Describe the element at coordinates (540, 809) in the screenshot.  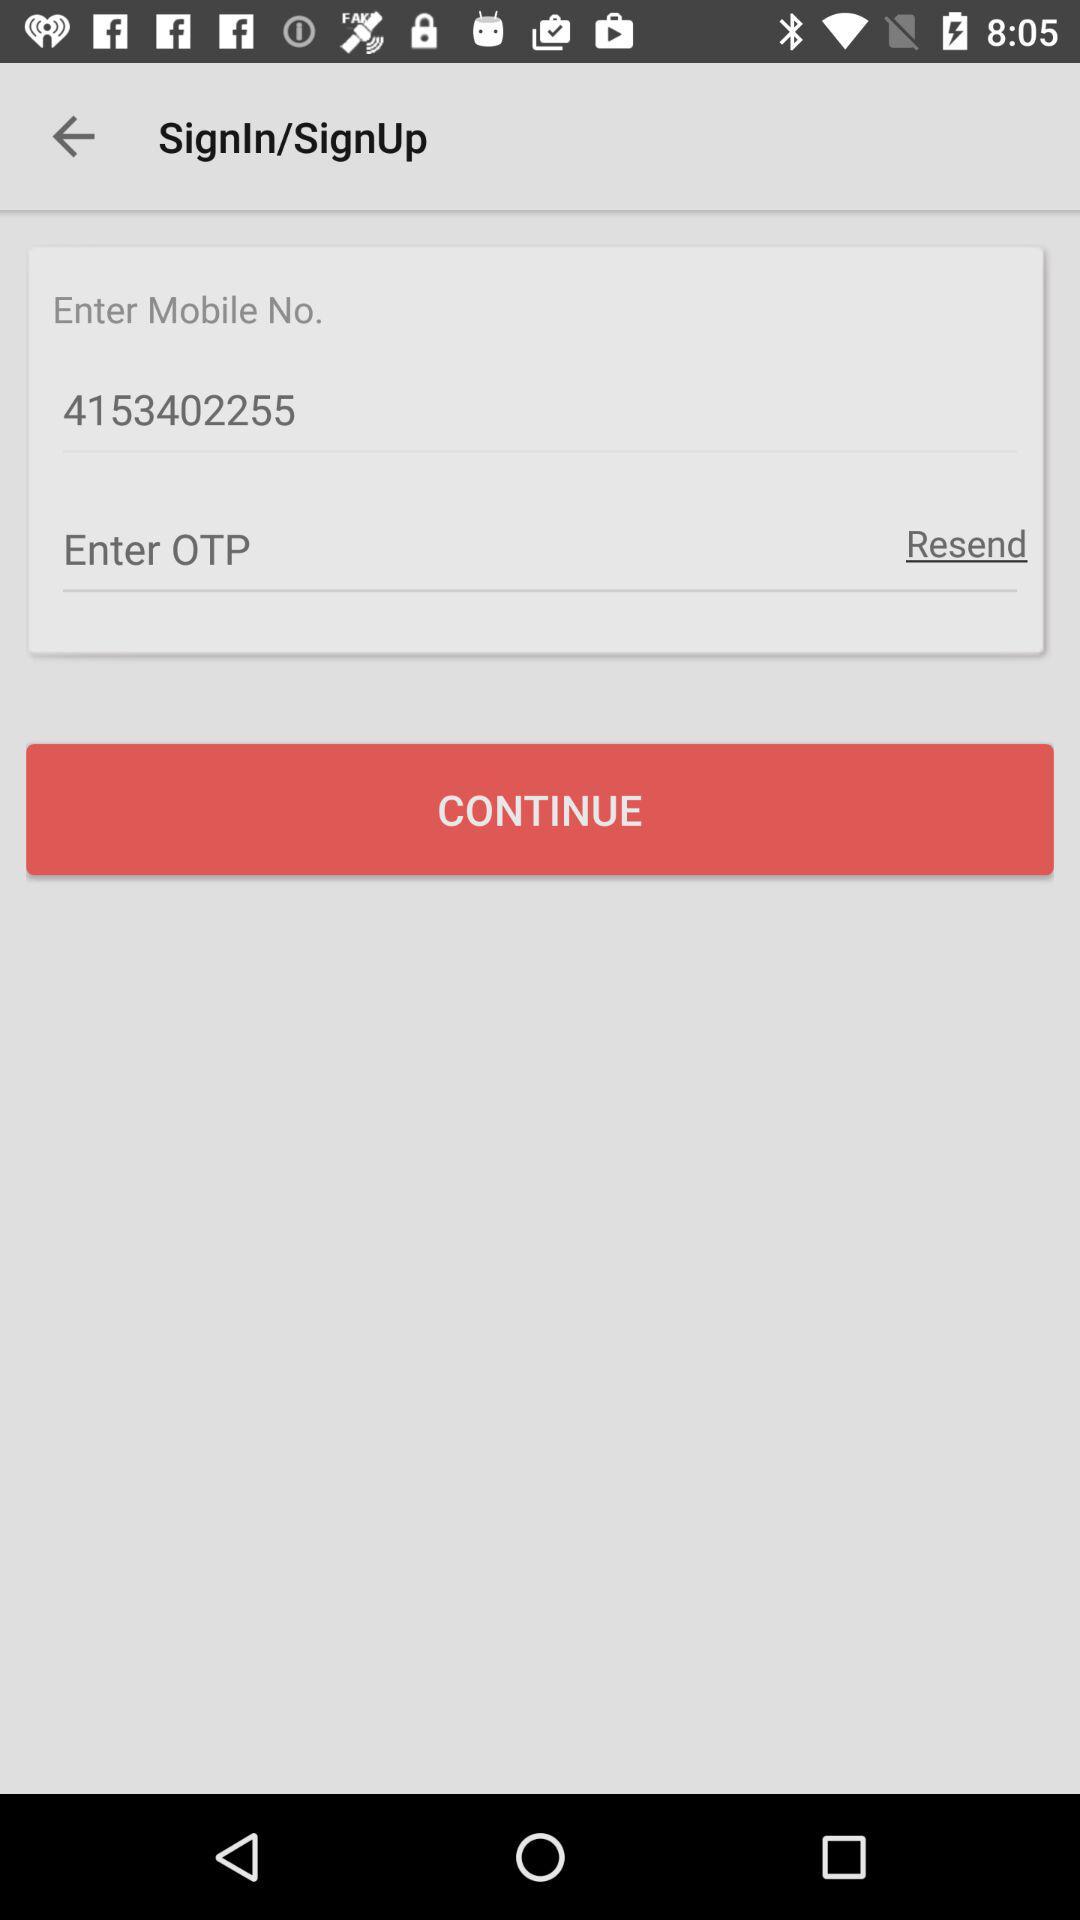
I see `icon at the center` at that location.